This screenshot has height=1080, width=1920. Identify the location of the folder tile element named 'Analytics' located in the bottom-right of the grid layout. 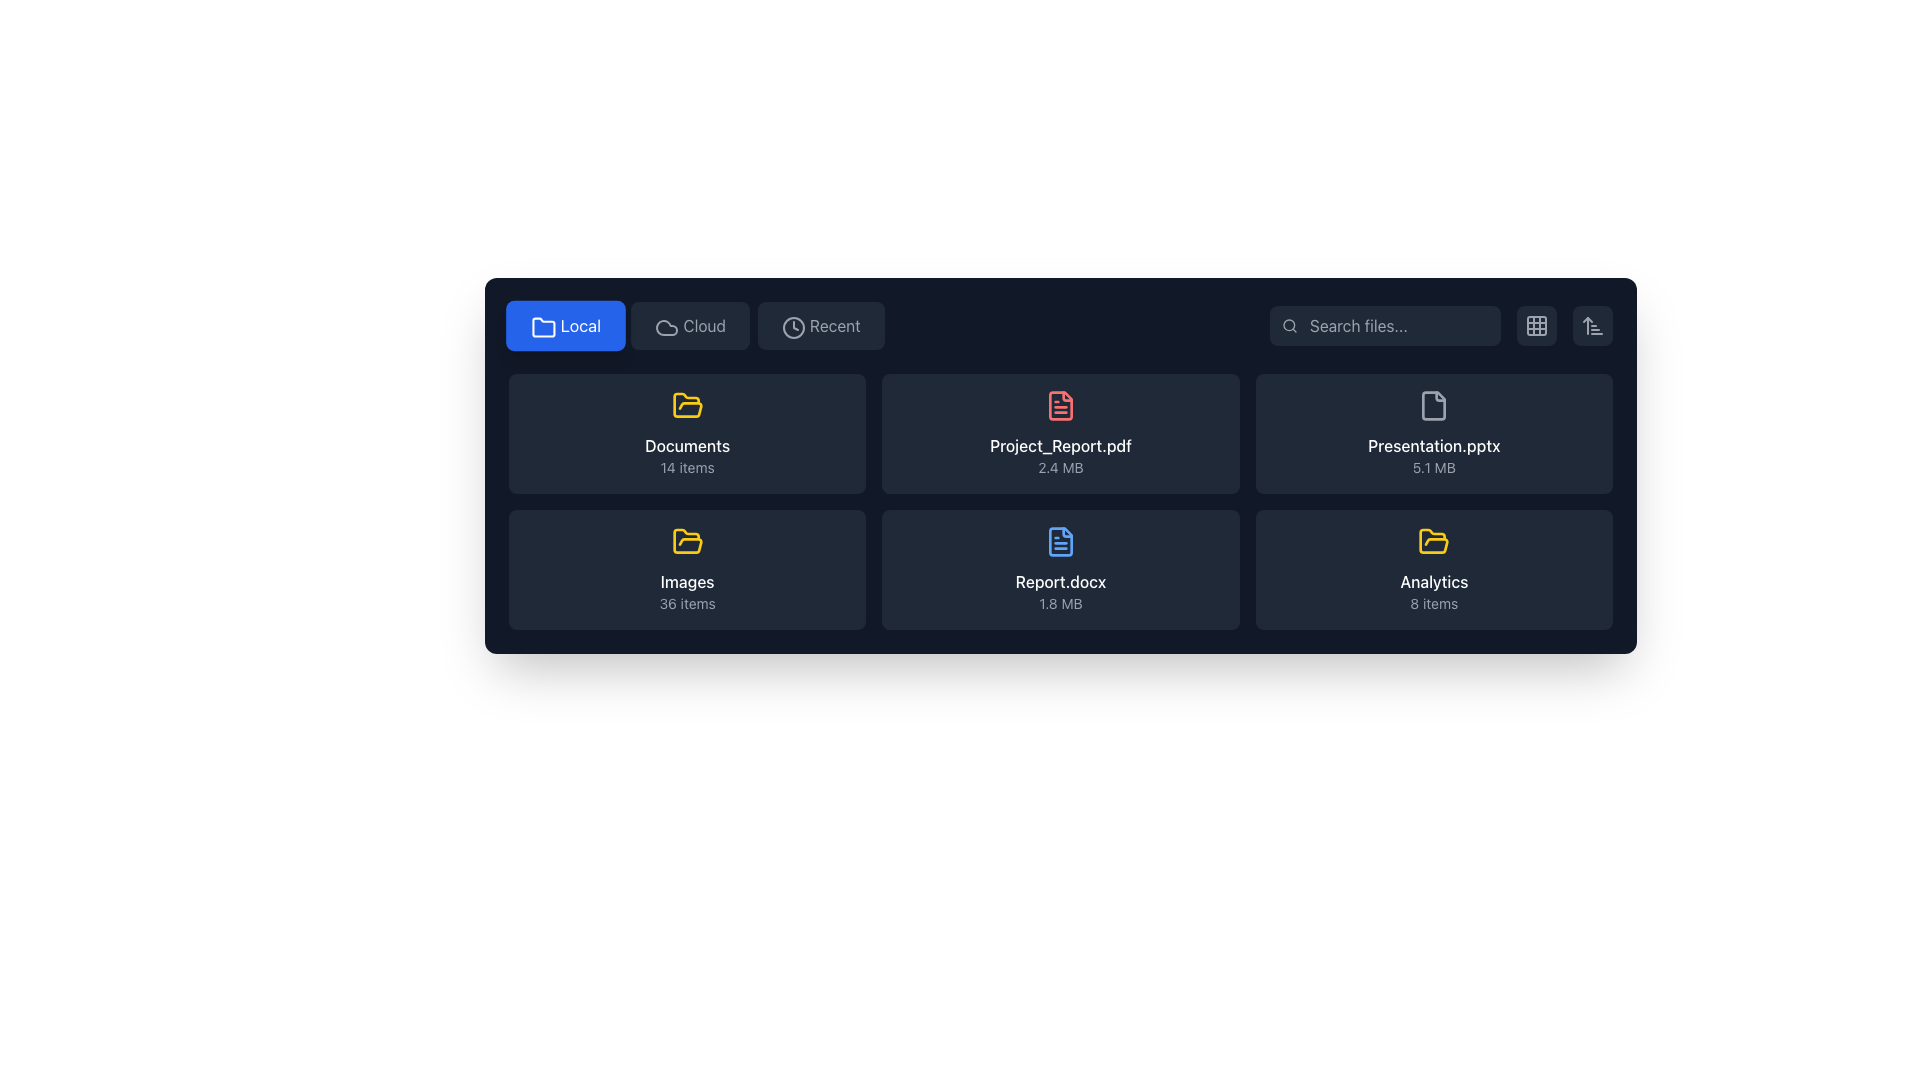
(1433, 570).